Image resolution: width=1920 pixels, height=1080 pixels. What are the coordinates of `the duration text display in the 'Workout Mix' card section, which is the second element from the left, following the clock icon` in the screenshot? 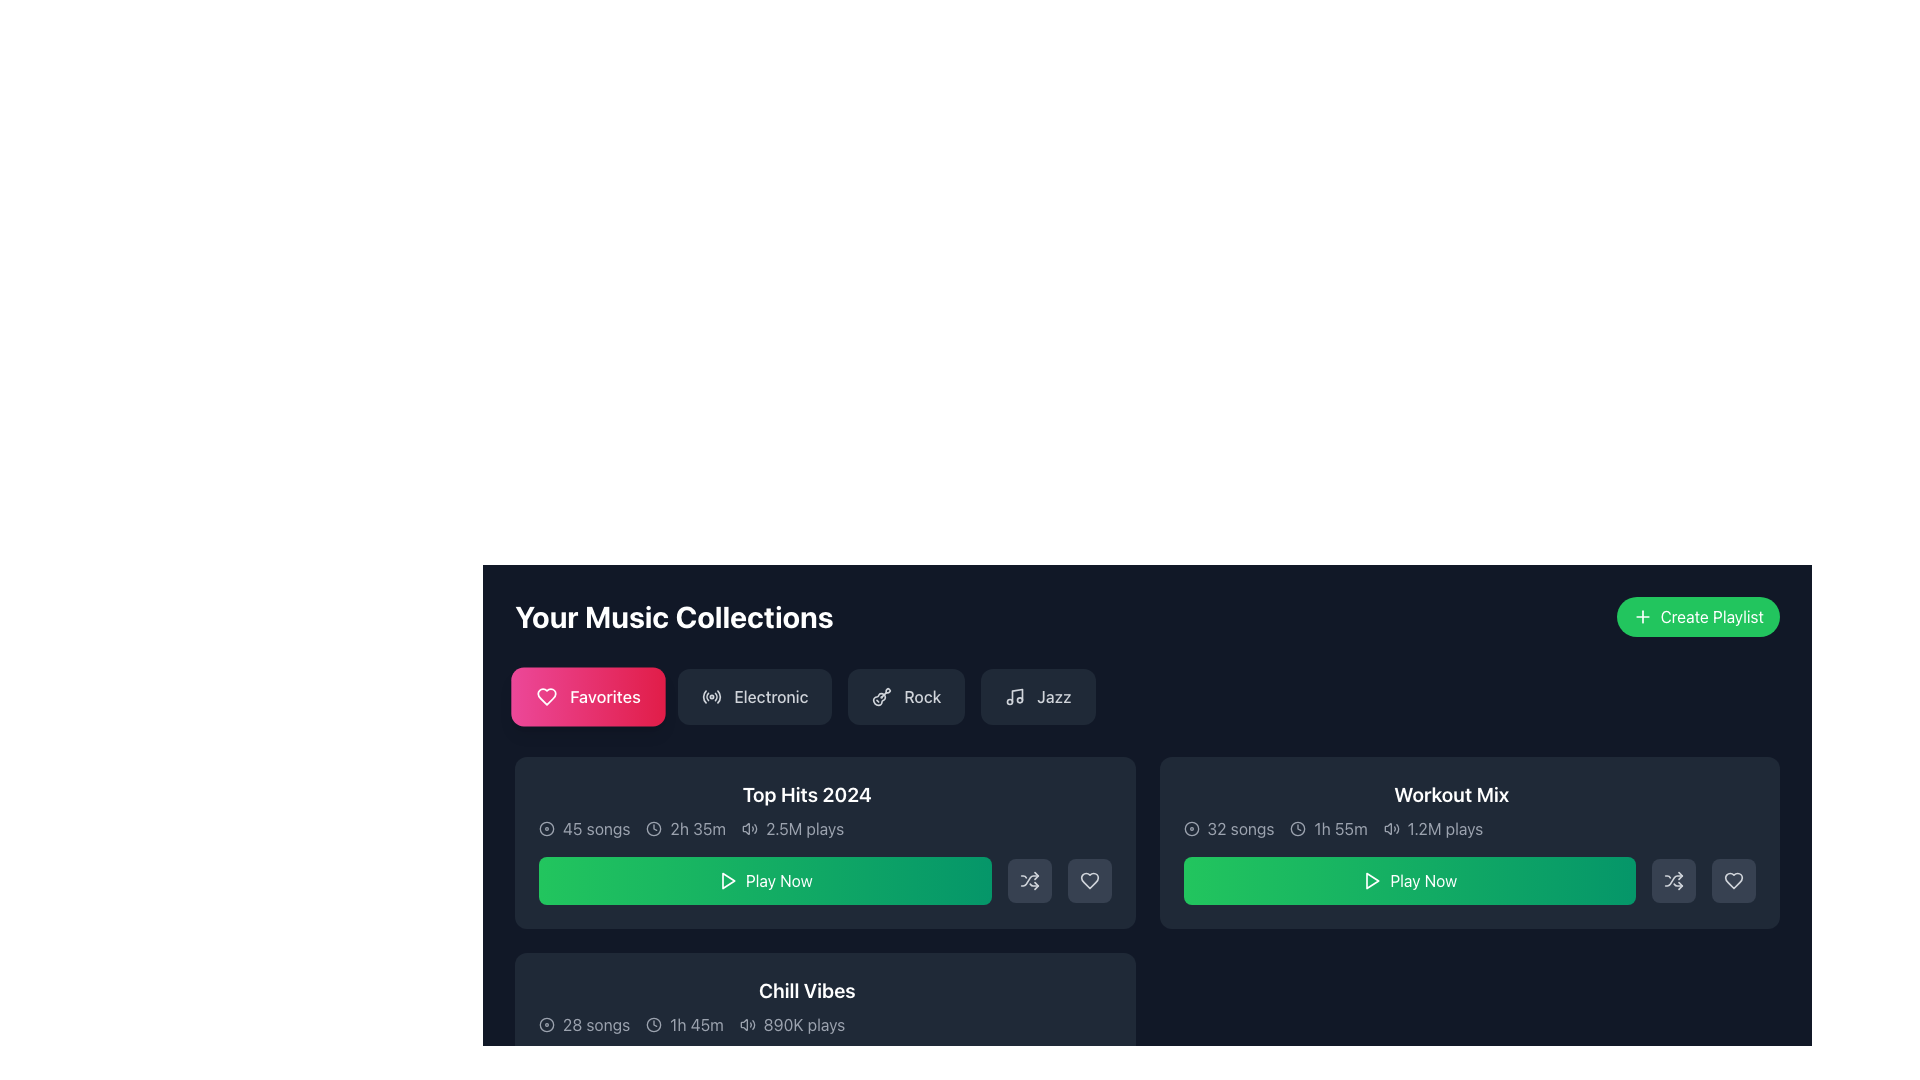 It's located at (1341, 829).